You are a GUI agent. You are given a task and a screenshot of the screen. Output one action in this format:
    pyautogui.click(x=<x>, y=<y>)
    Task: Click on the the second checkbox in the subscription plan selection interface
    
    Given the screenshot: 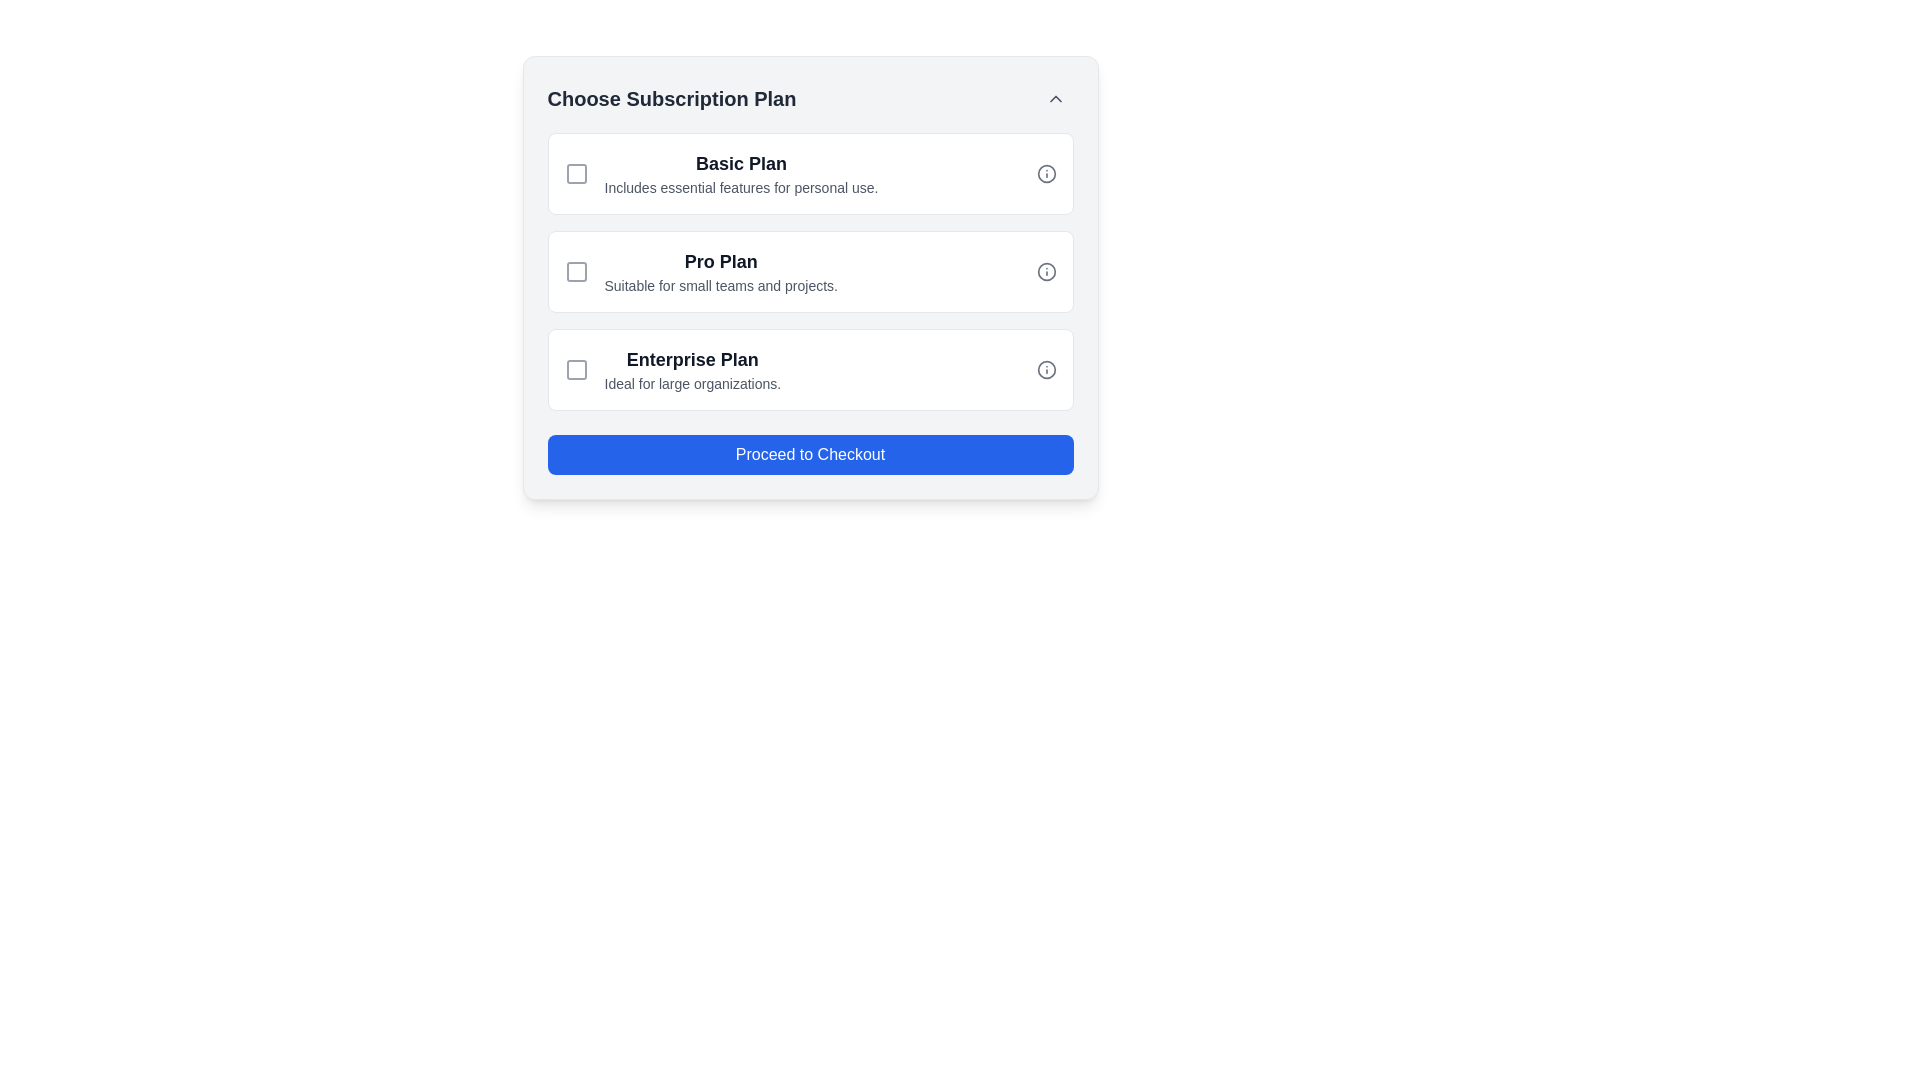 What is the action you would take?
    pyautogui.click(x=575, y=272)
    